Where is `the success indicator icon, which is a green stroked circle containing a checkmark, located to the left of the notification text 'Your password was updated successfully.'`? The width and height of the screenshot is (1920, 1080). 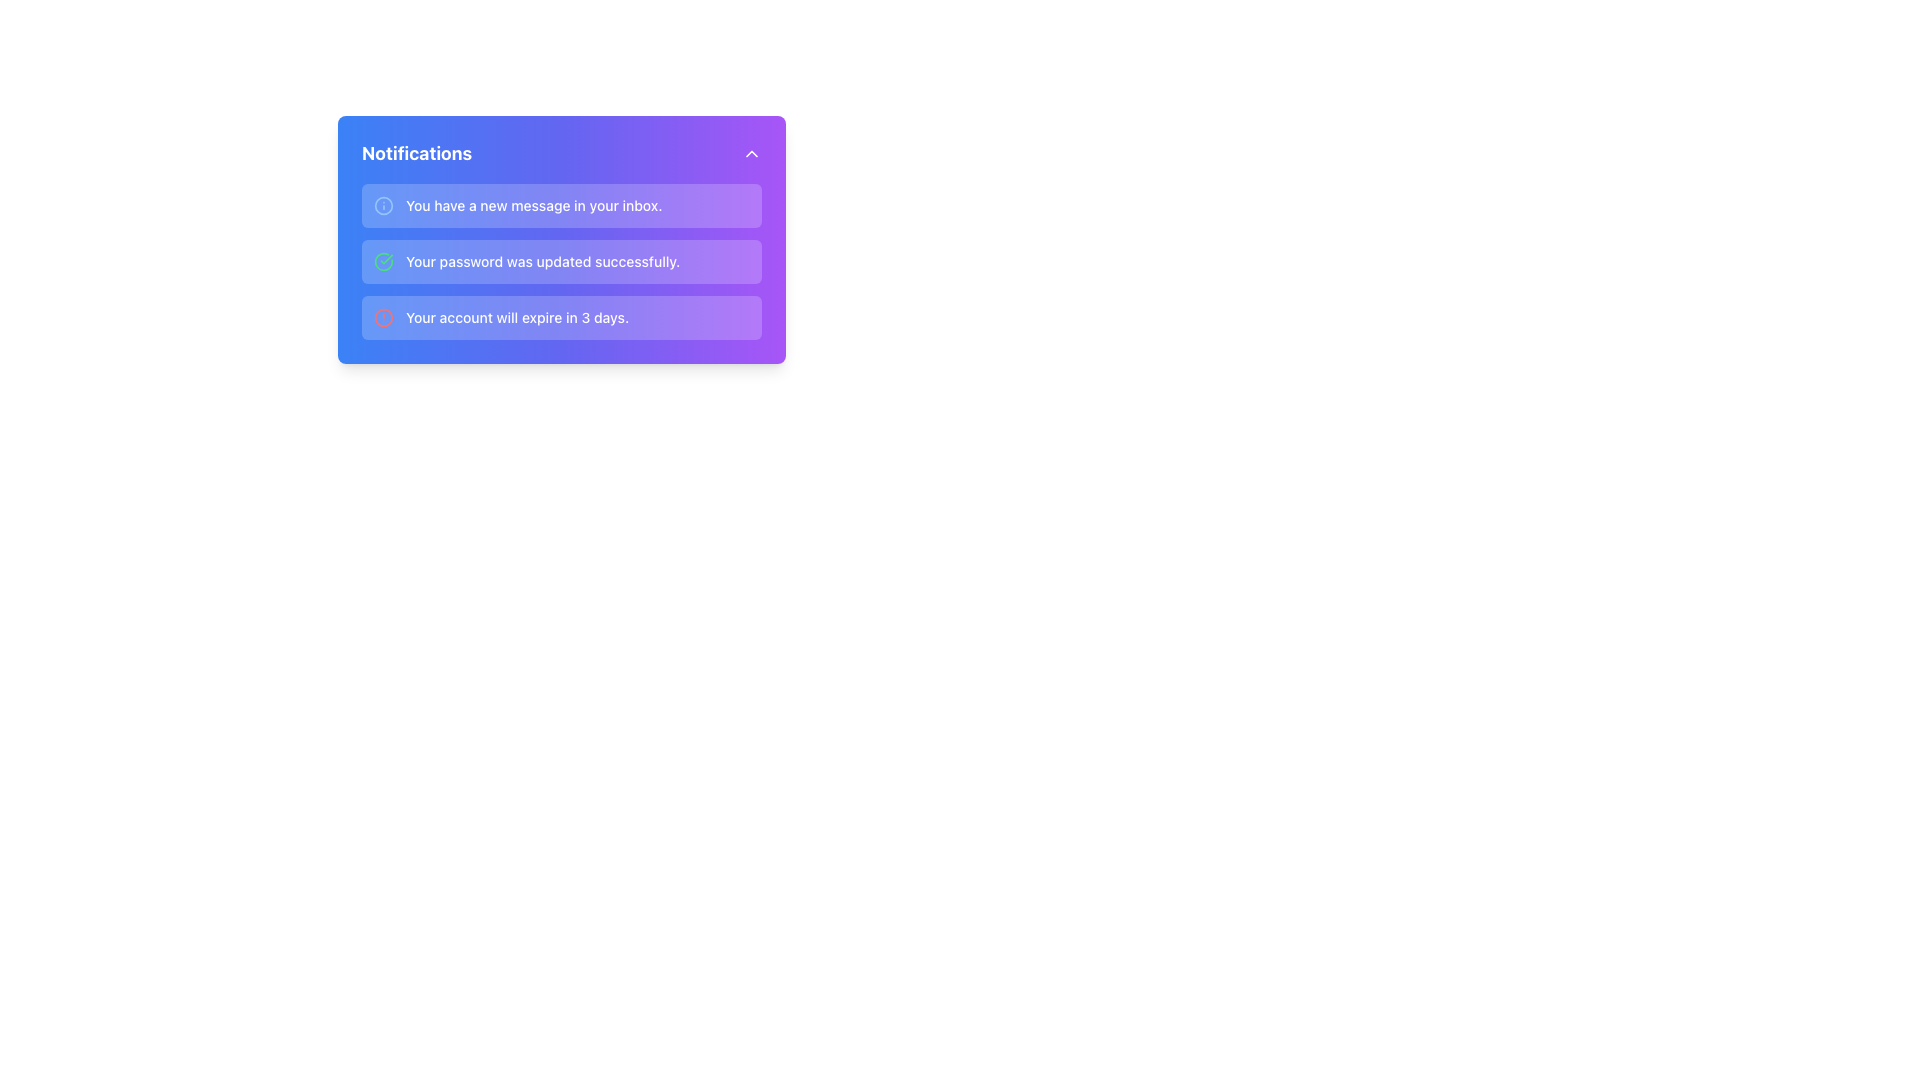
the success indicator icon, which is a green stroked circle containing a checkmark, located to the left of the notification text 'Your password was updated successfully.' is located at coordinates (384, 261).